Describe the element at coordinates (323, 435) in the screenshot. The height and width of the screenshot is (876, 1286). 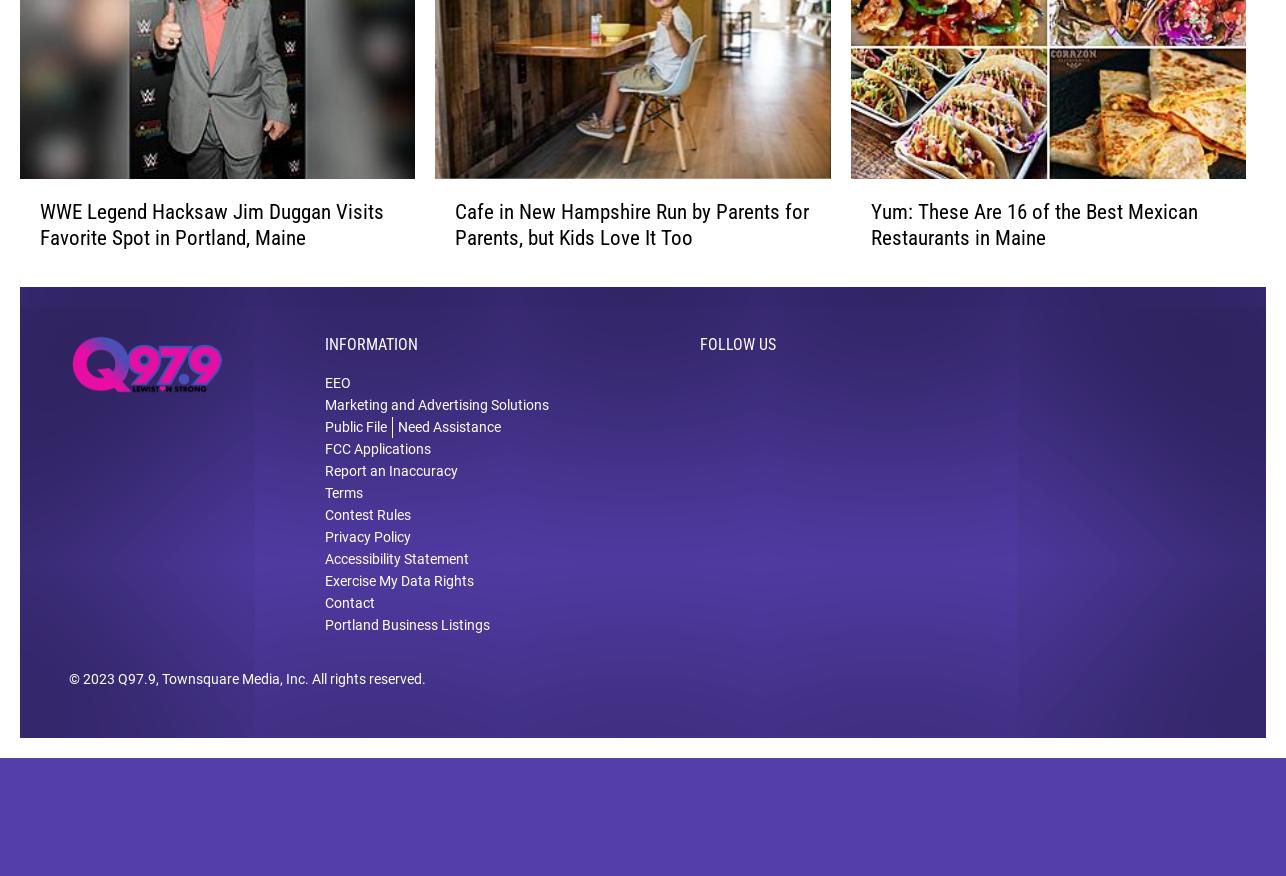
I see `'Marketing and Advertising Solutions'` at that location.